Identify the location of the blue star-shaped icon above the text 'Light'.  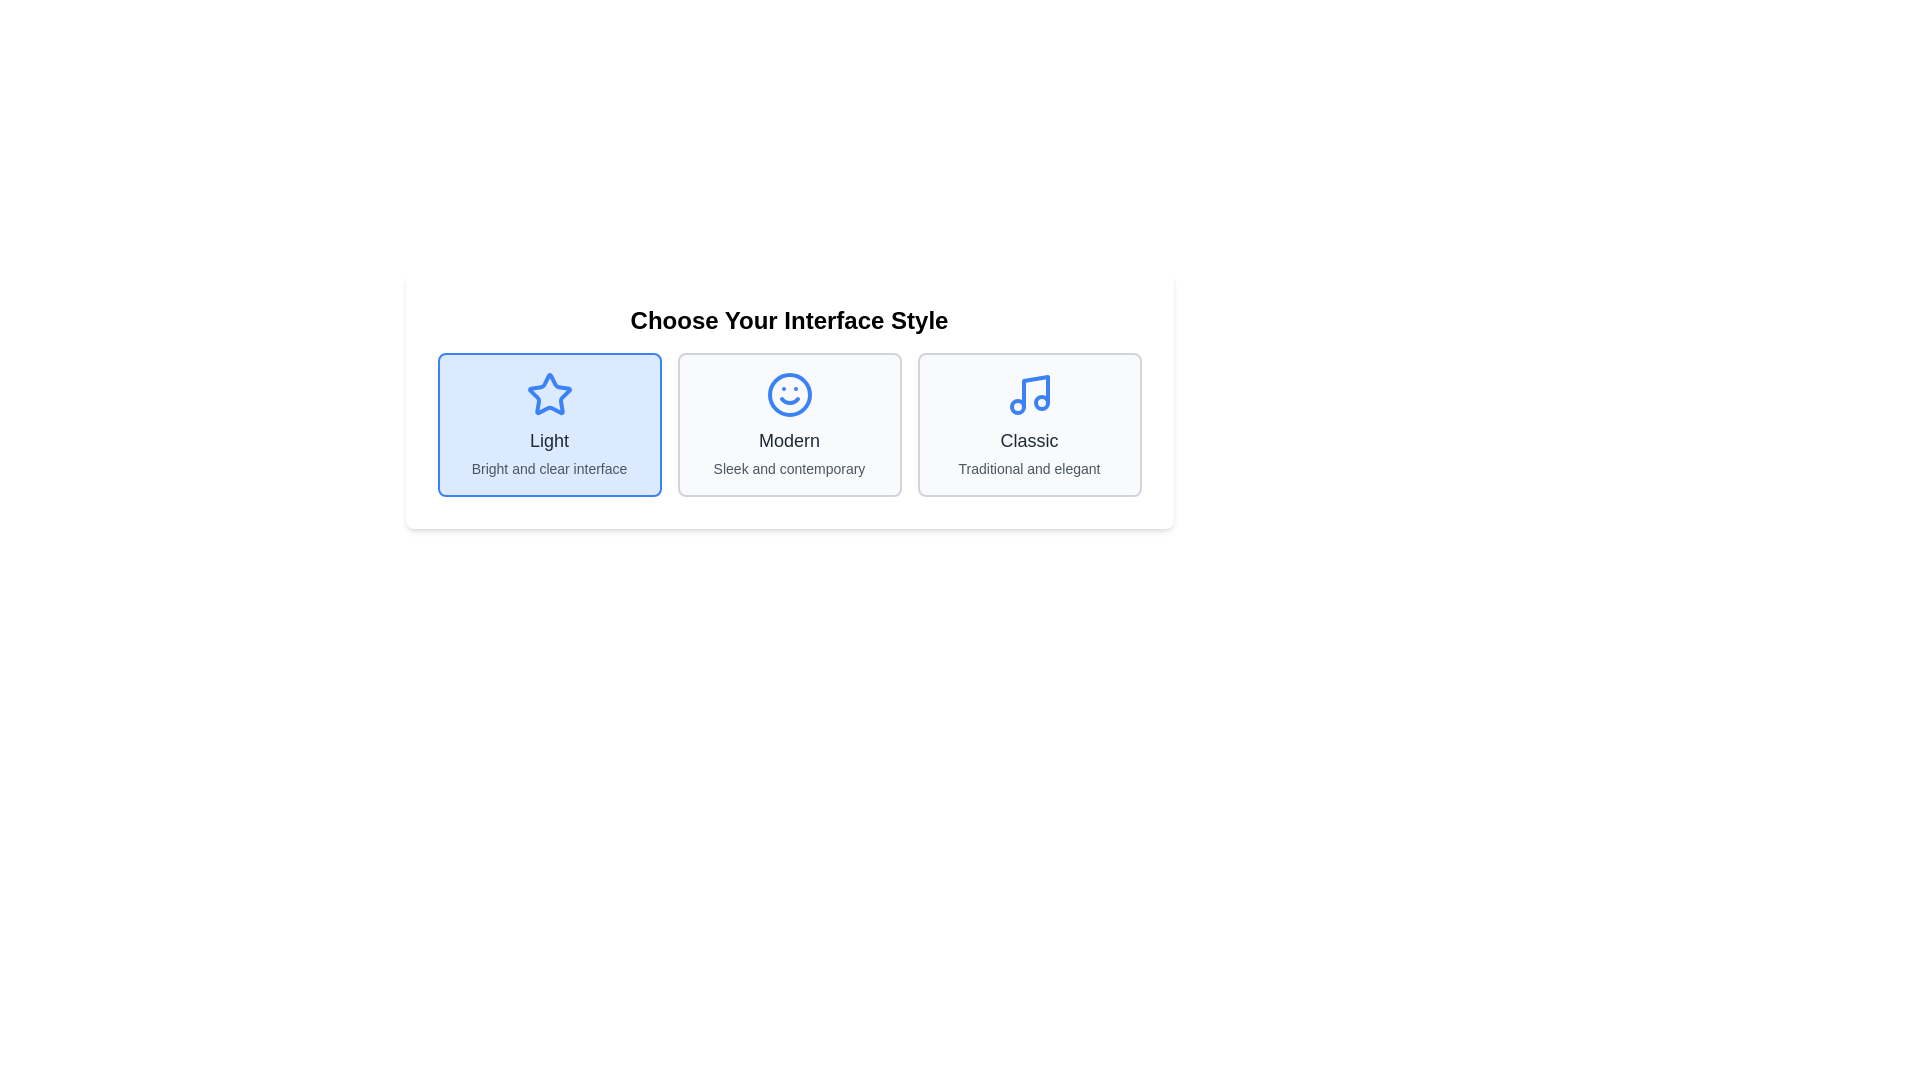
(549, 394).